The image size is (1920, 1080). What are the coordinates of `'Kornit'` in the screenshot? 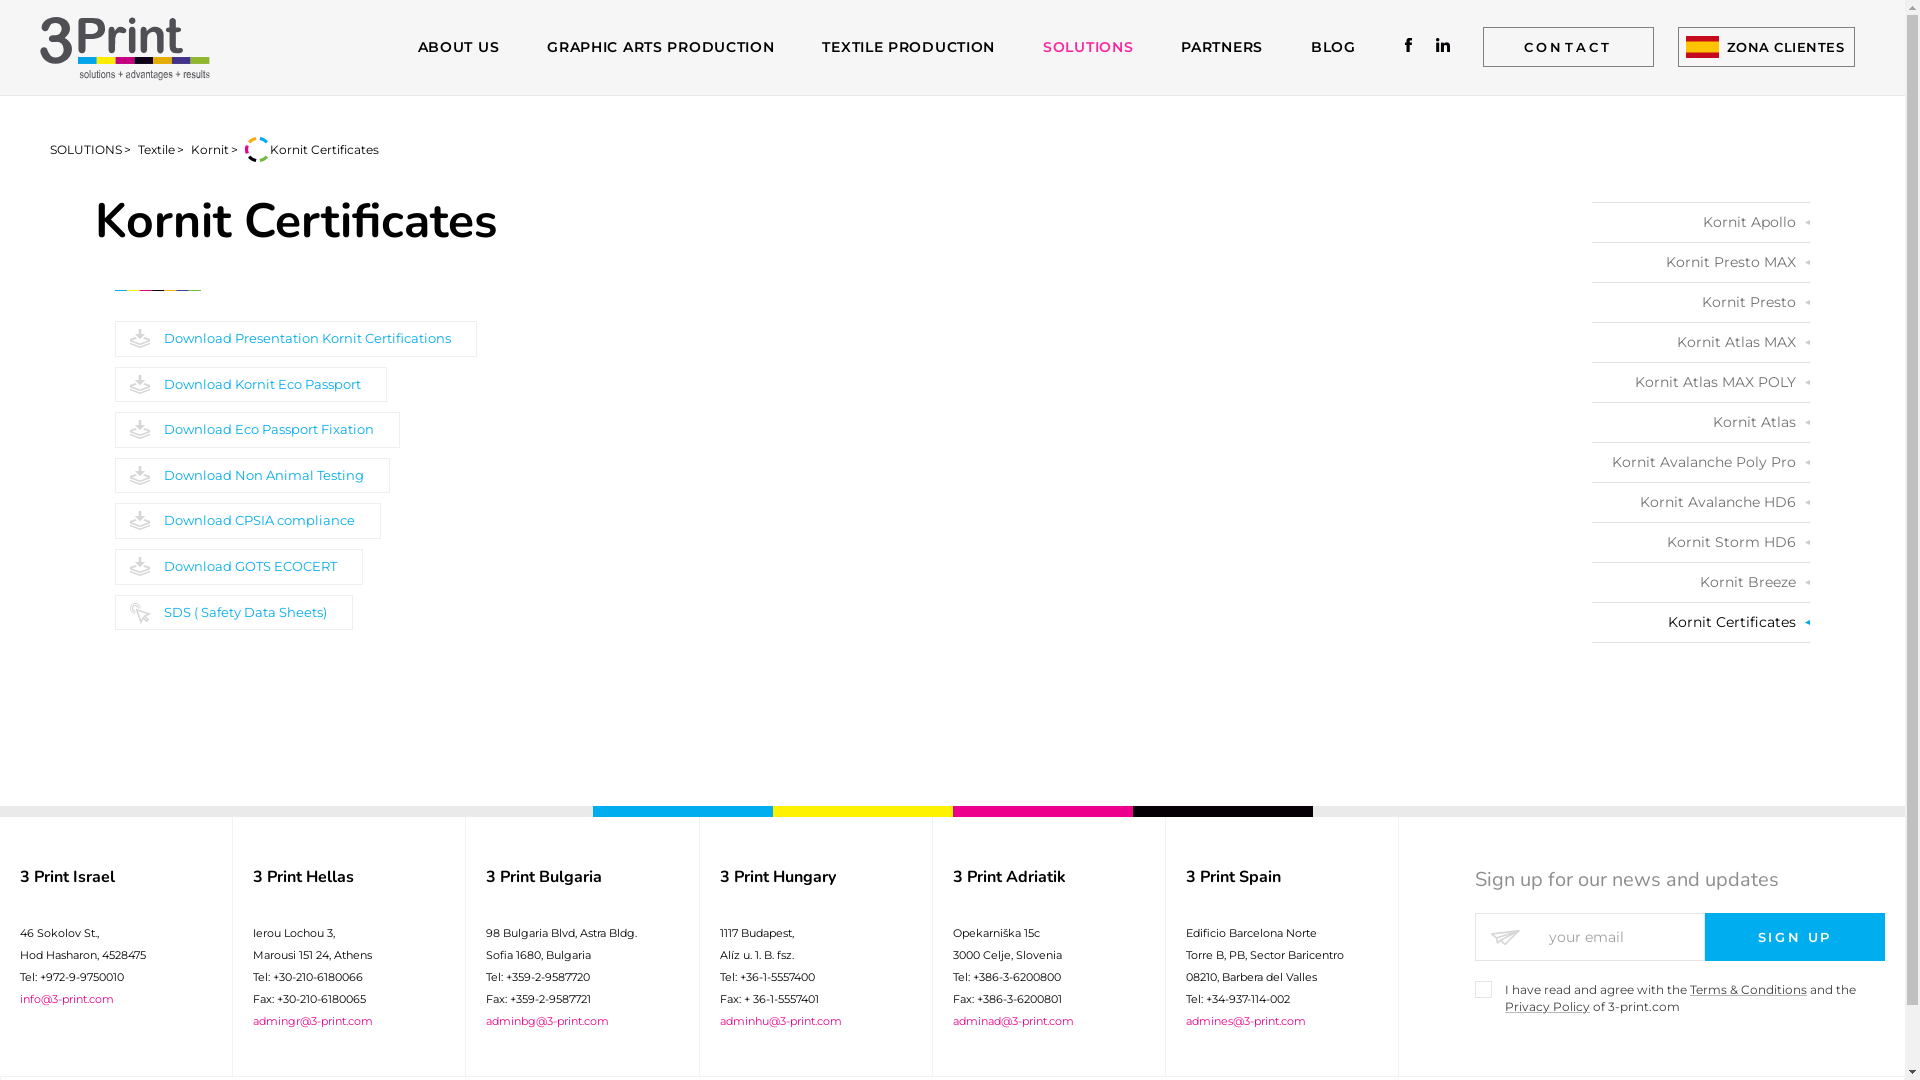 It's located at (210, 148).